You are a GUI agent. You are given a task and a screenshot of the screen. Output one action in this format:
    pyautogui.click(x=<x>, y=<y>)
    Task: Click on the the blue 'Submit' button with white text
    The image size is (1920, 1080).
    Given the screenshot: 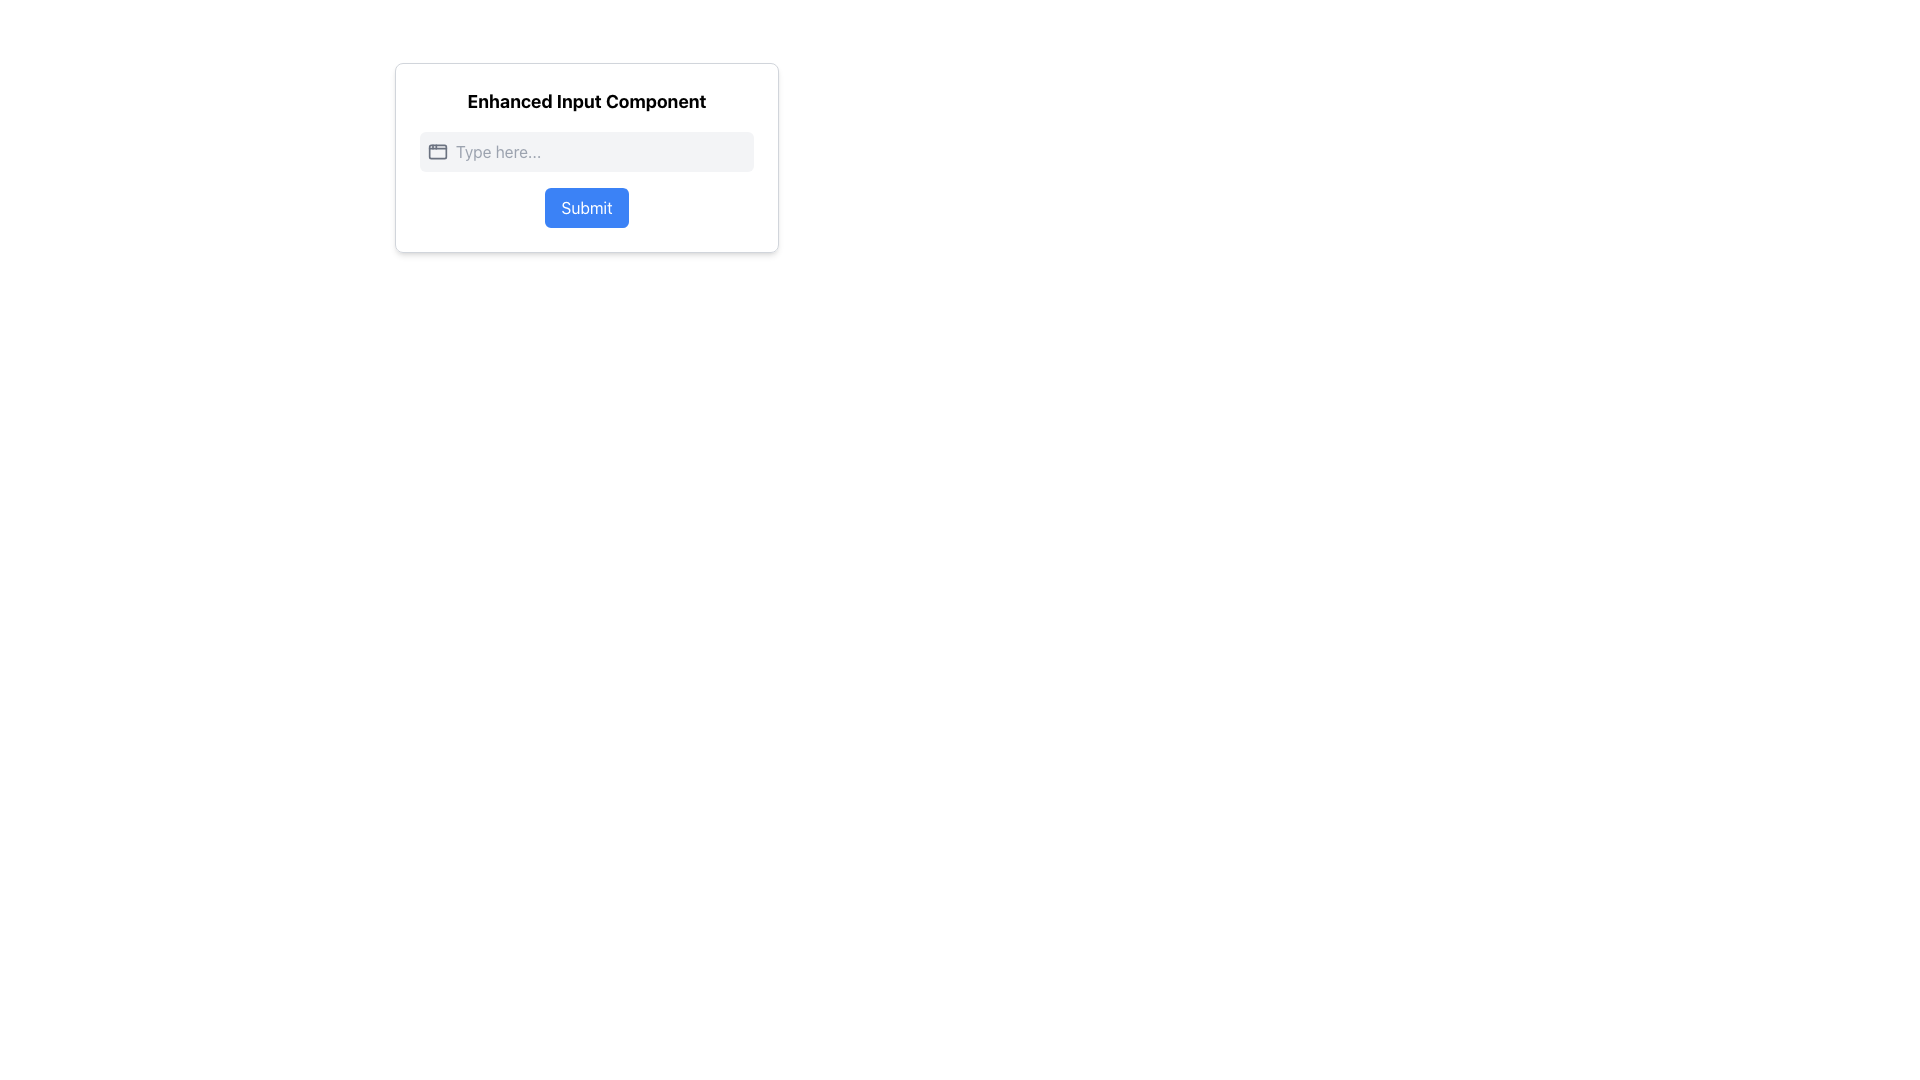 What is the action you would take?
    pyautogui.click(x=585, y=208)
    